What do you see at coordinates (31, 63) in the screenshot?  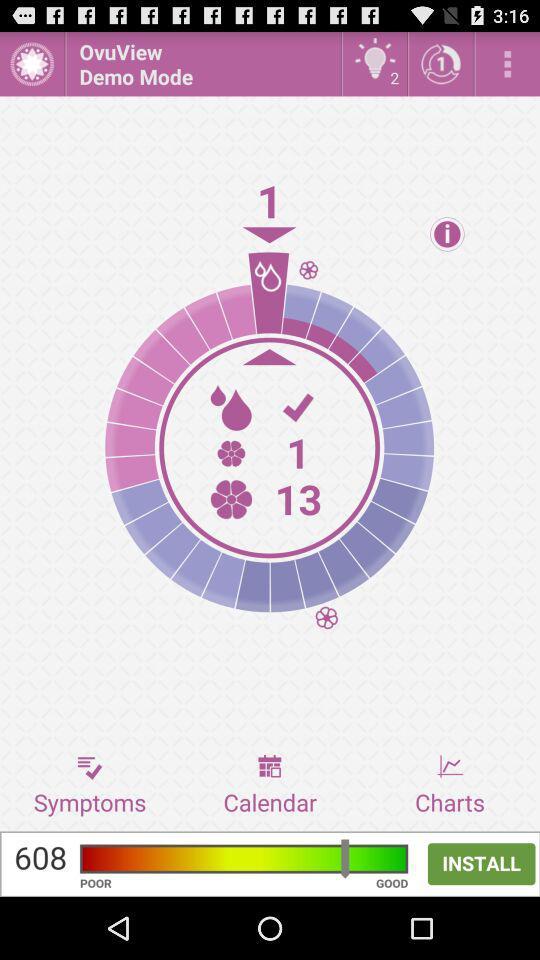 I see `open menu` at bounding box center [31, 63].